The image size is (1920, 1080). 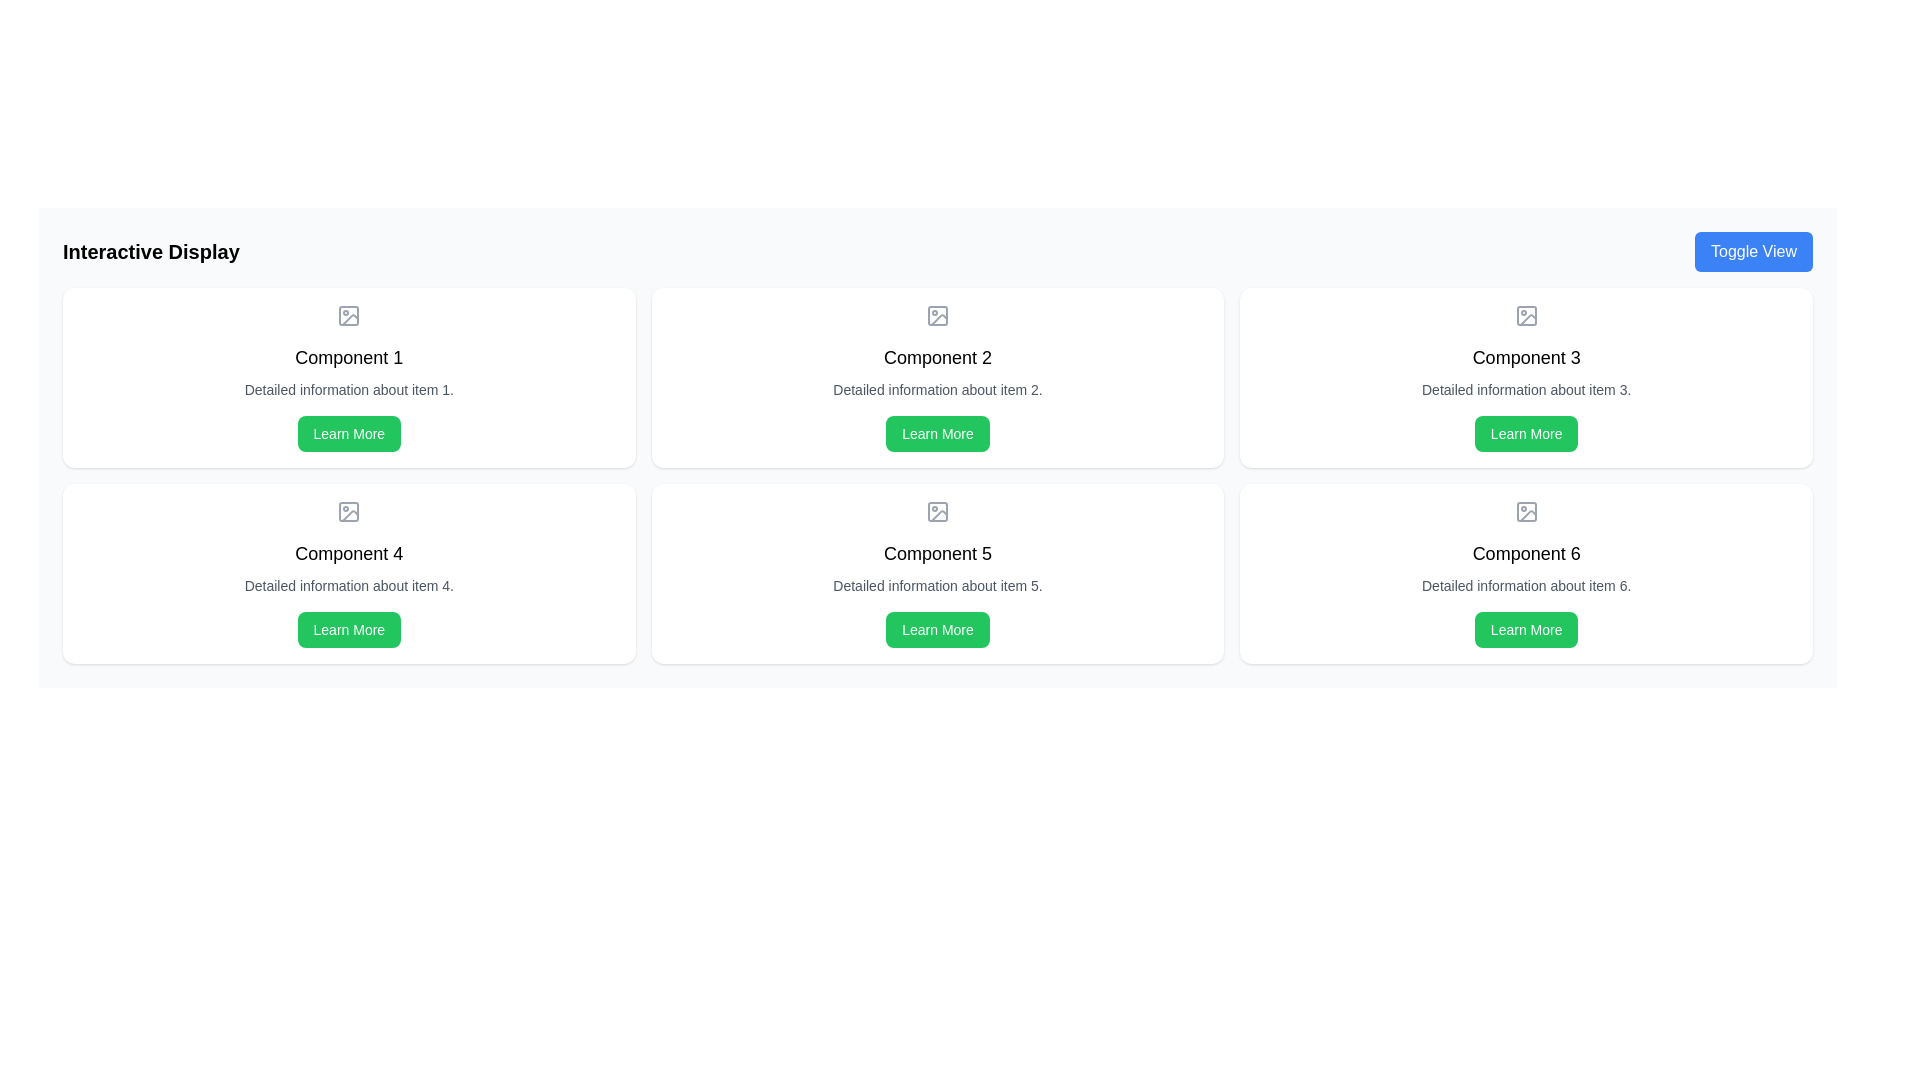 I want to click on the text label displaying 'Component 5', which is styled in a larger font size and centered alignment, located in the middle card of the second row in the grid layout, so click(x=936, y=554).